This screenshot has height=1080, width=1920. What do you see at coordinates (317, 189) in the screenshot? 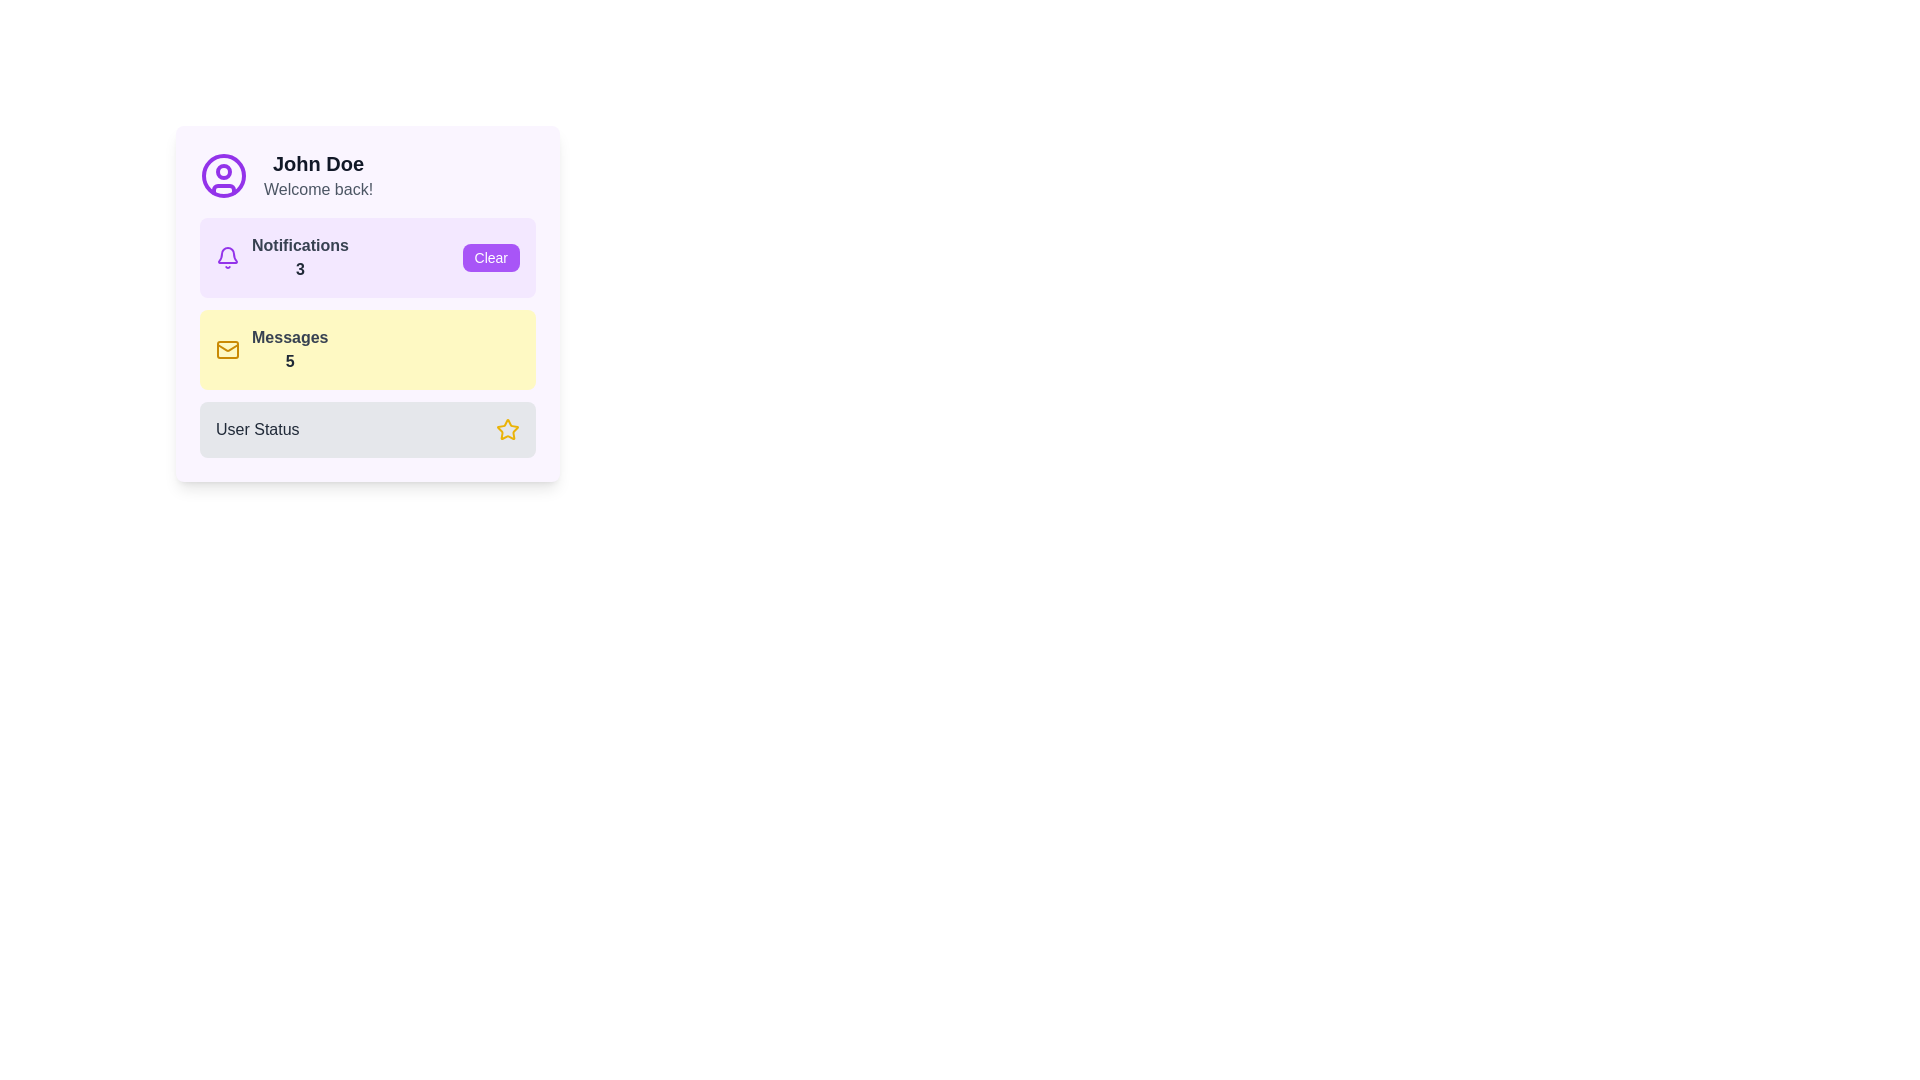
I see `the descriptive greeting label located below 'John Doe' in the user profile card` at bounding box center [317, 189].